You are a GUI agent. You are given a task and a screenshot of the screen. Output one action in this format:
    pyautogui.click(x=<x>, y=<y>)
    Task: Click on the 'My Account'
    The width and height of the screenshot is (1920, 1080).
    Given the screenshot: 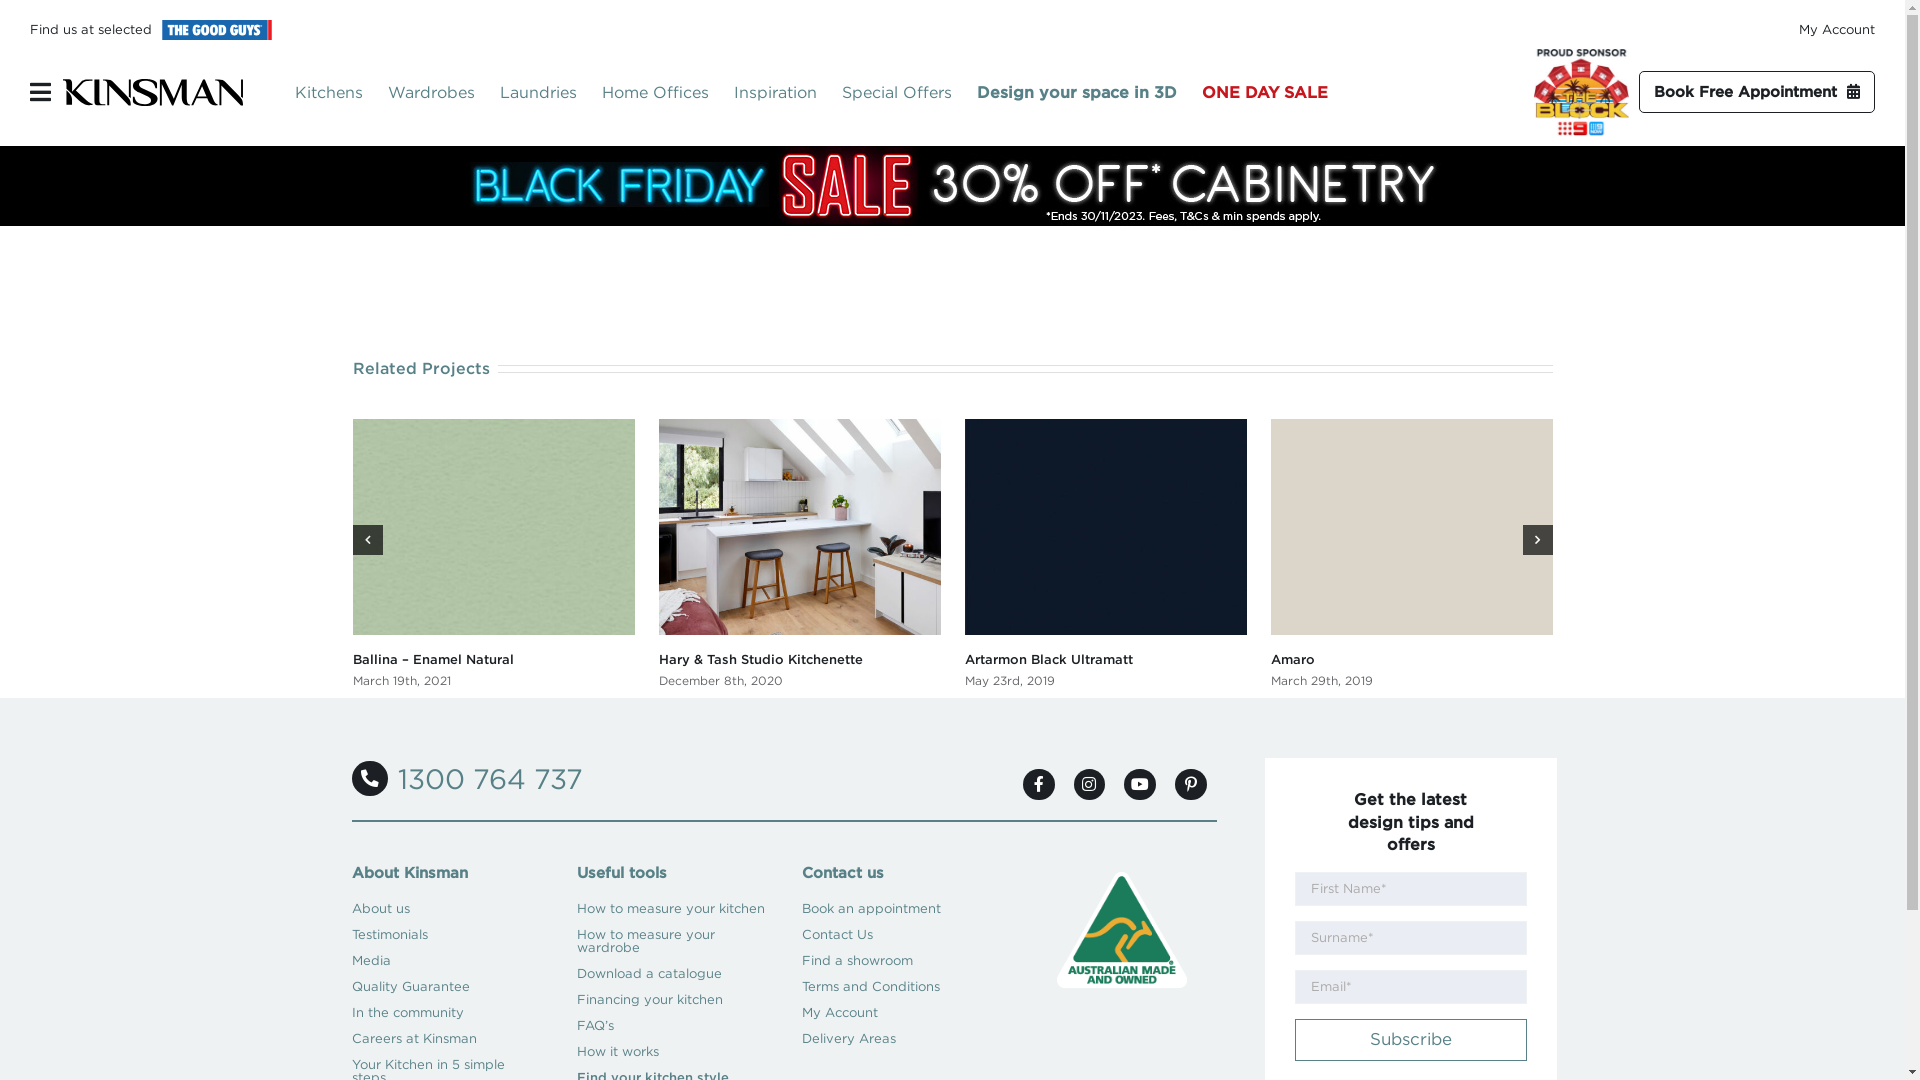 What is the action you would take?
    pyautogui.click(x=801, y=1013)
    